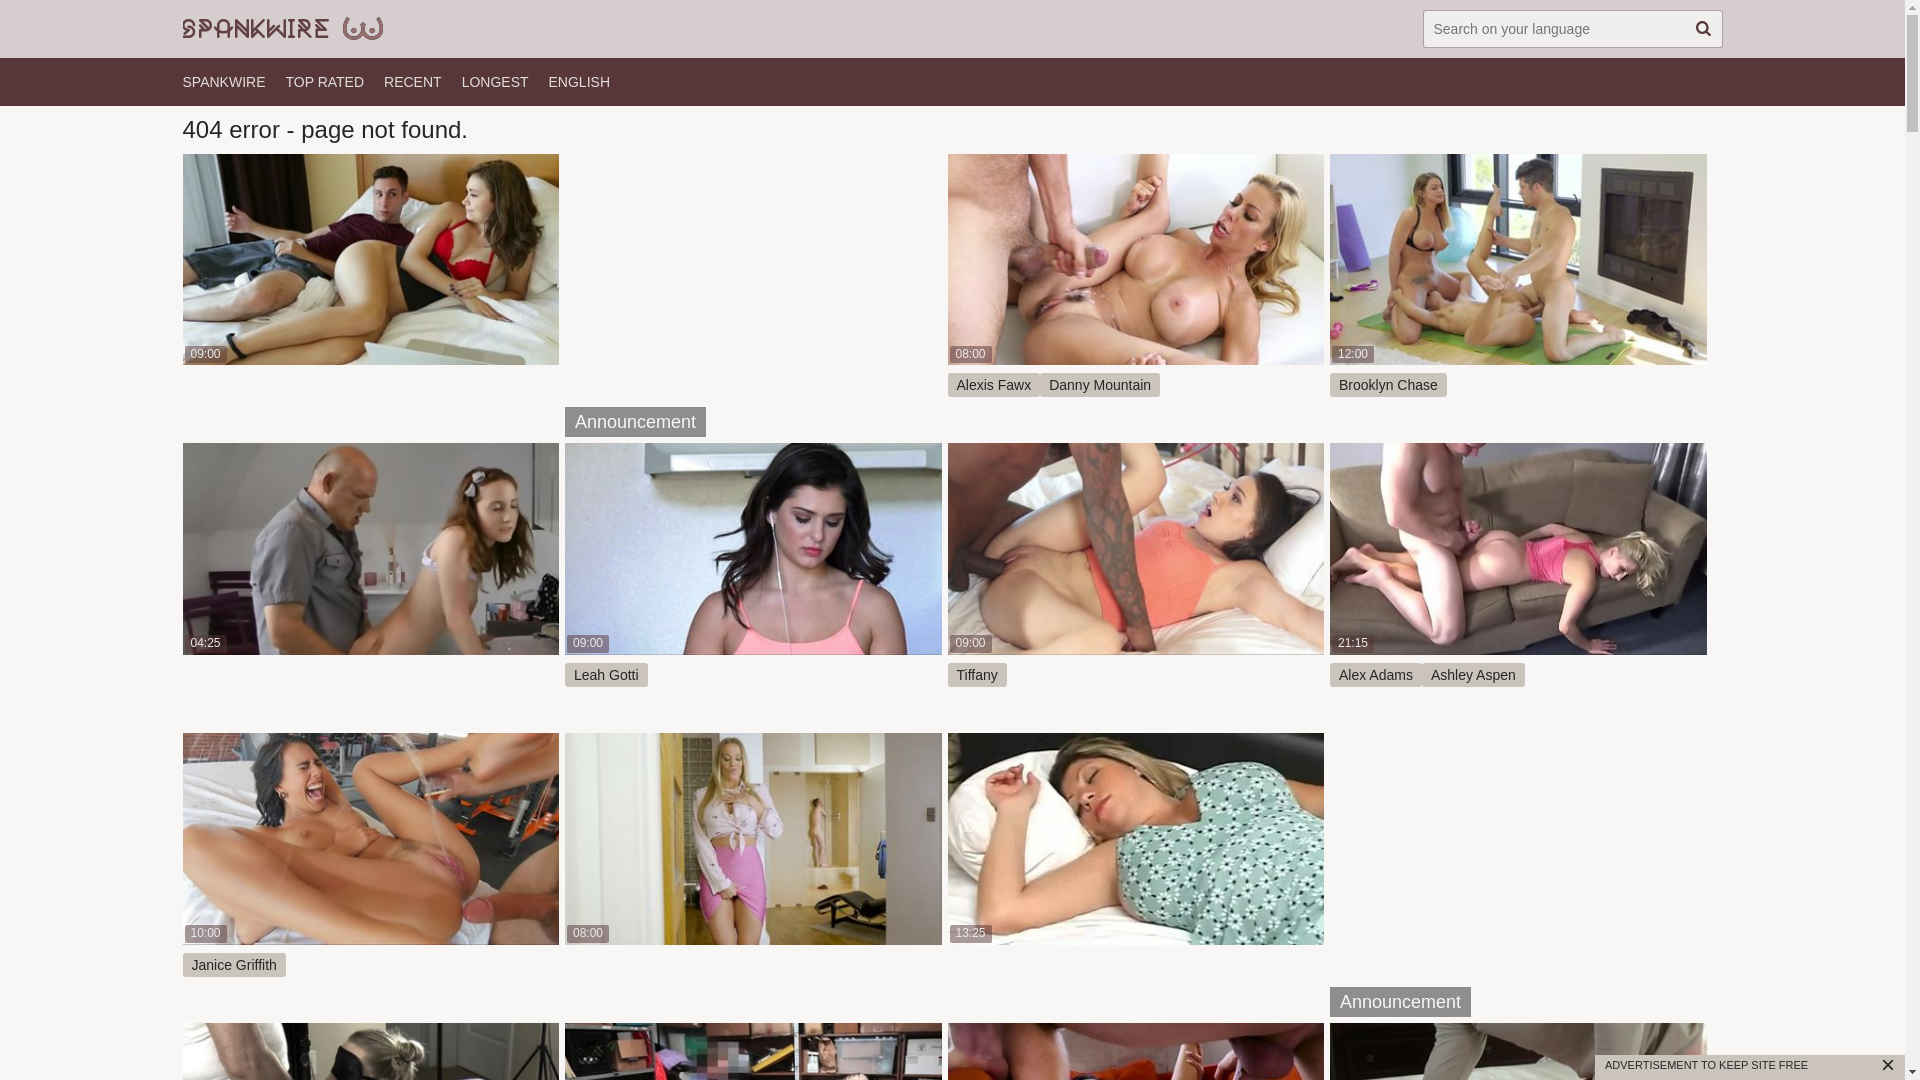 The image size is (1920, 1080). Describe the element at coordinates (1473, 675) in the screenshot. I see `'Ashley Aspen'` at that location.